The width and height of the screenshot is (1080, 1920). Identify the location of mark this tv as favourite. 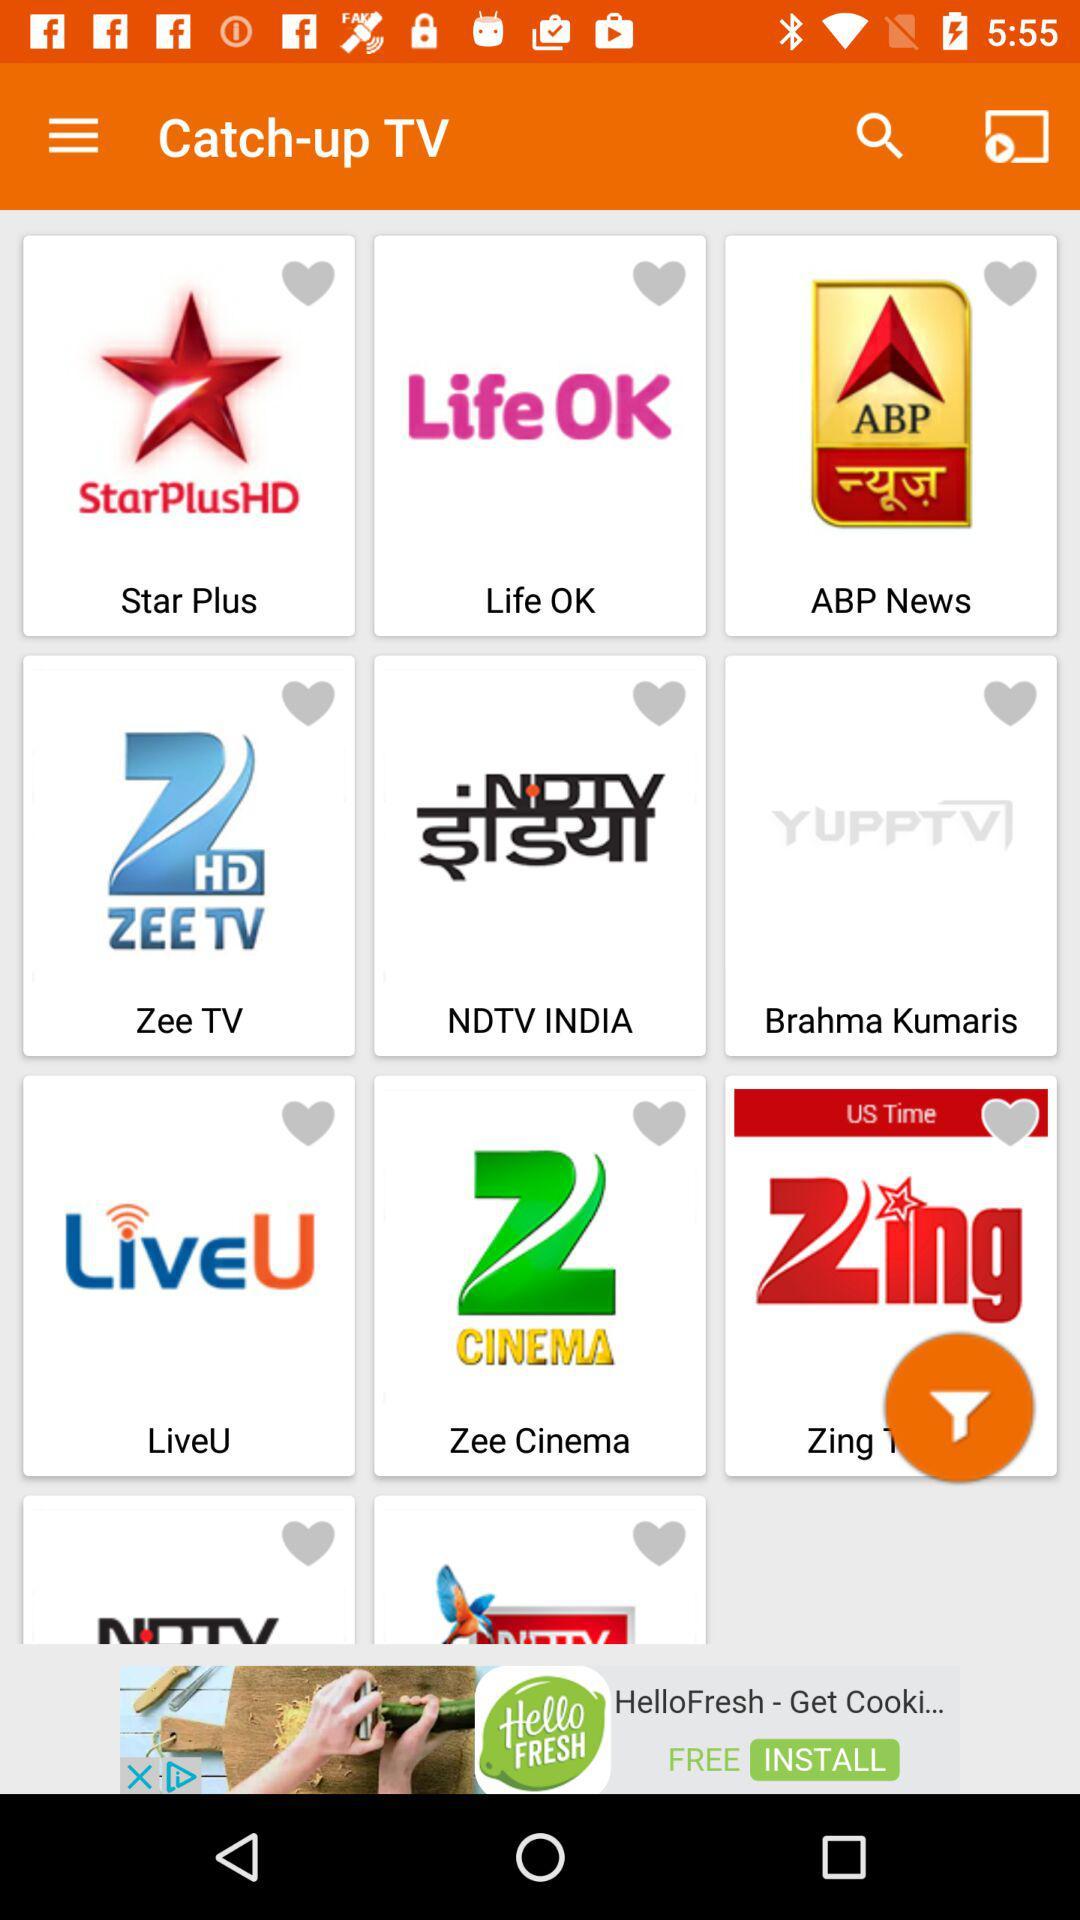
(1010, 701).